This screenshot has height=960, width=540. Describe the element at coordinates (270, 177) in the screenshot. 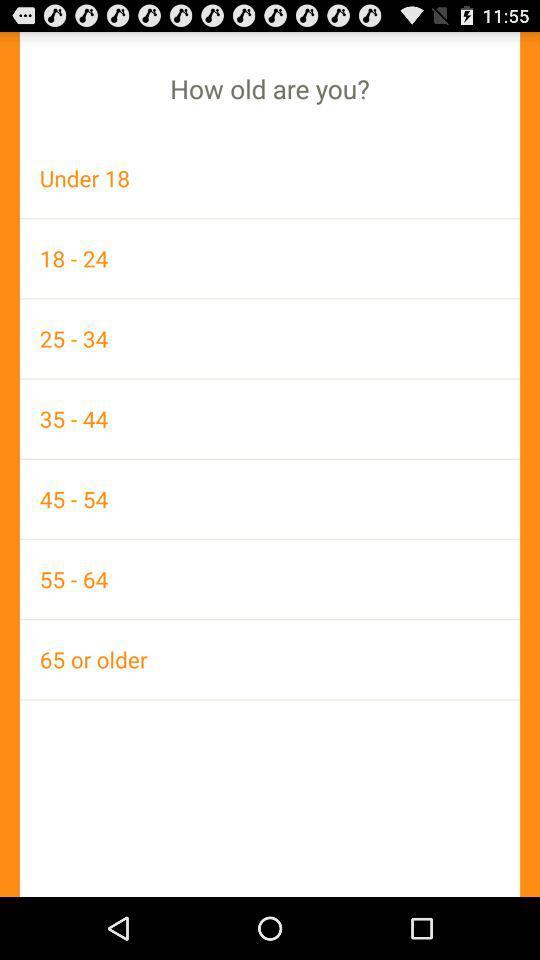

I see `app above the 18 - 24` at that location.